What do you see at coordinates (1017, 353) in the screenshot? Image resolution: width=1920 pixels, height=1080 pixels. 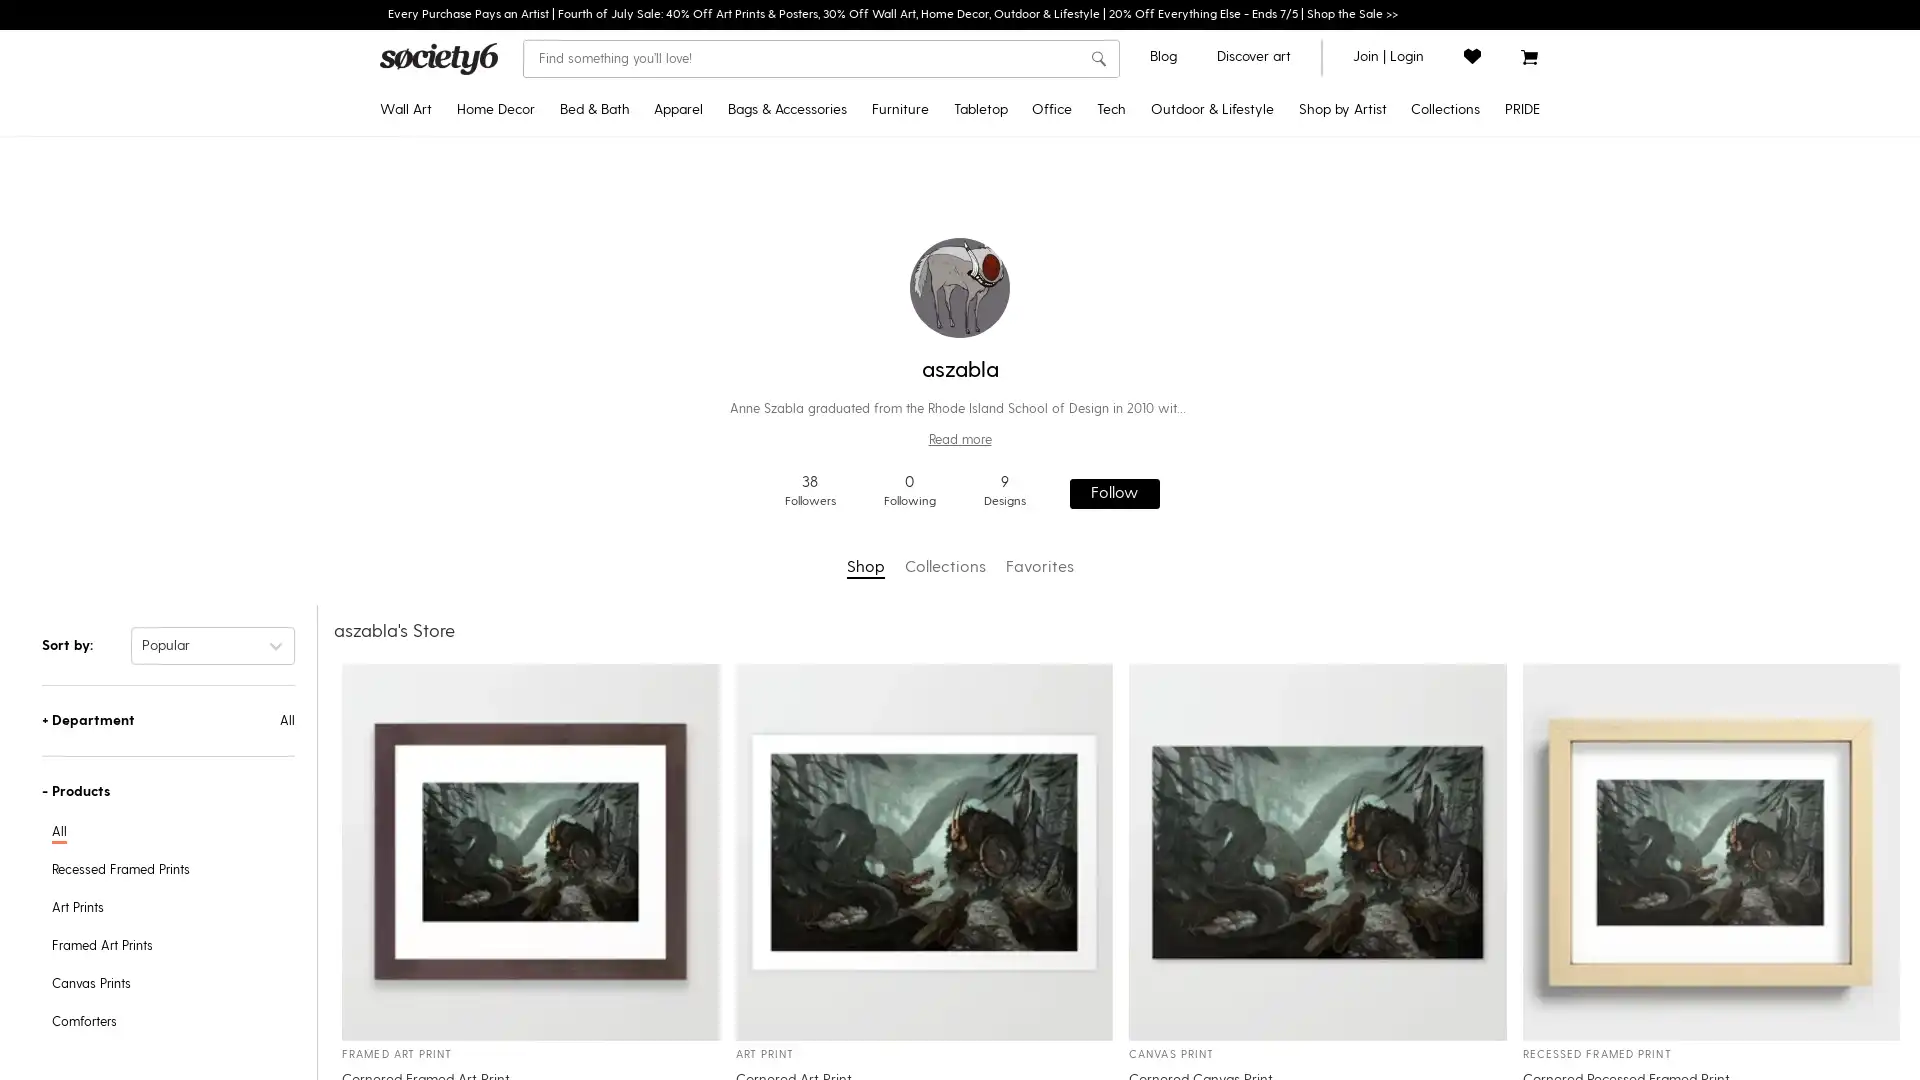 I see `Water Bottles` at bounding box center [1017, 353].